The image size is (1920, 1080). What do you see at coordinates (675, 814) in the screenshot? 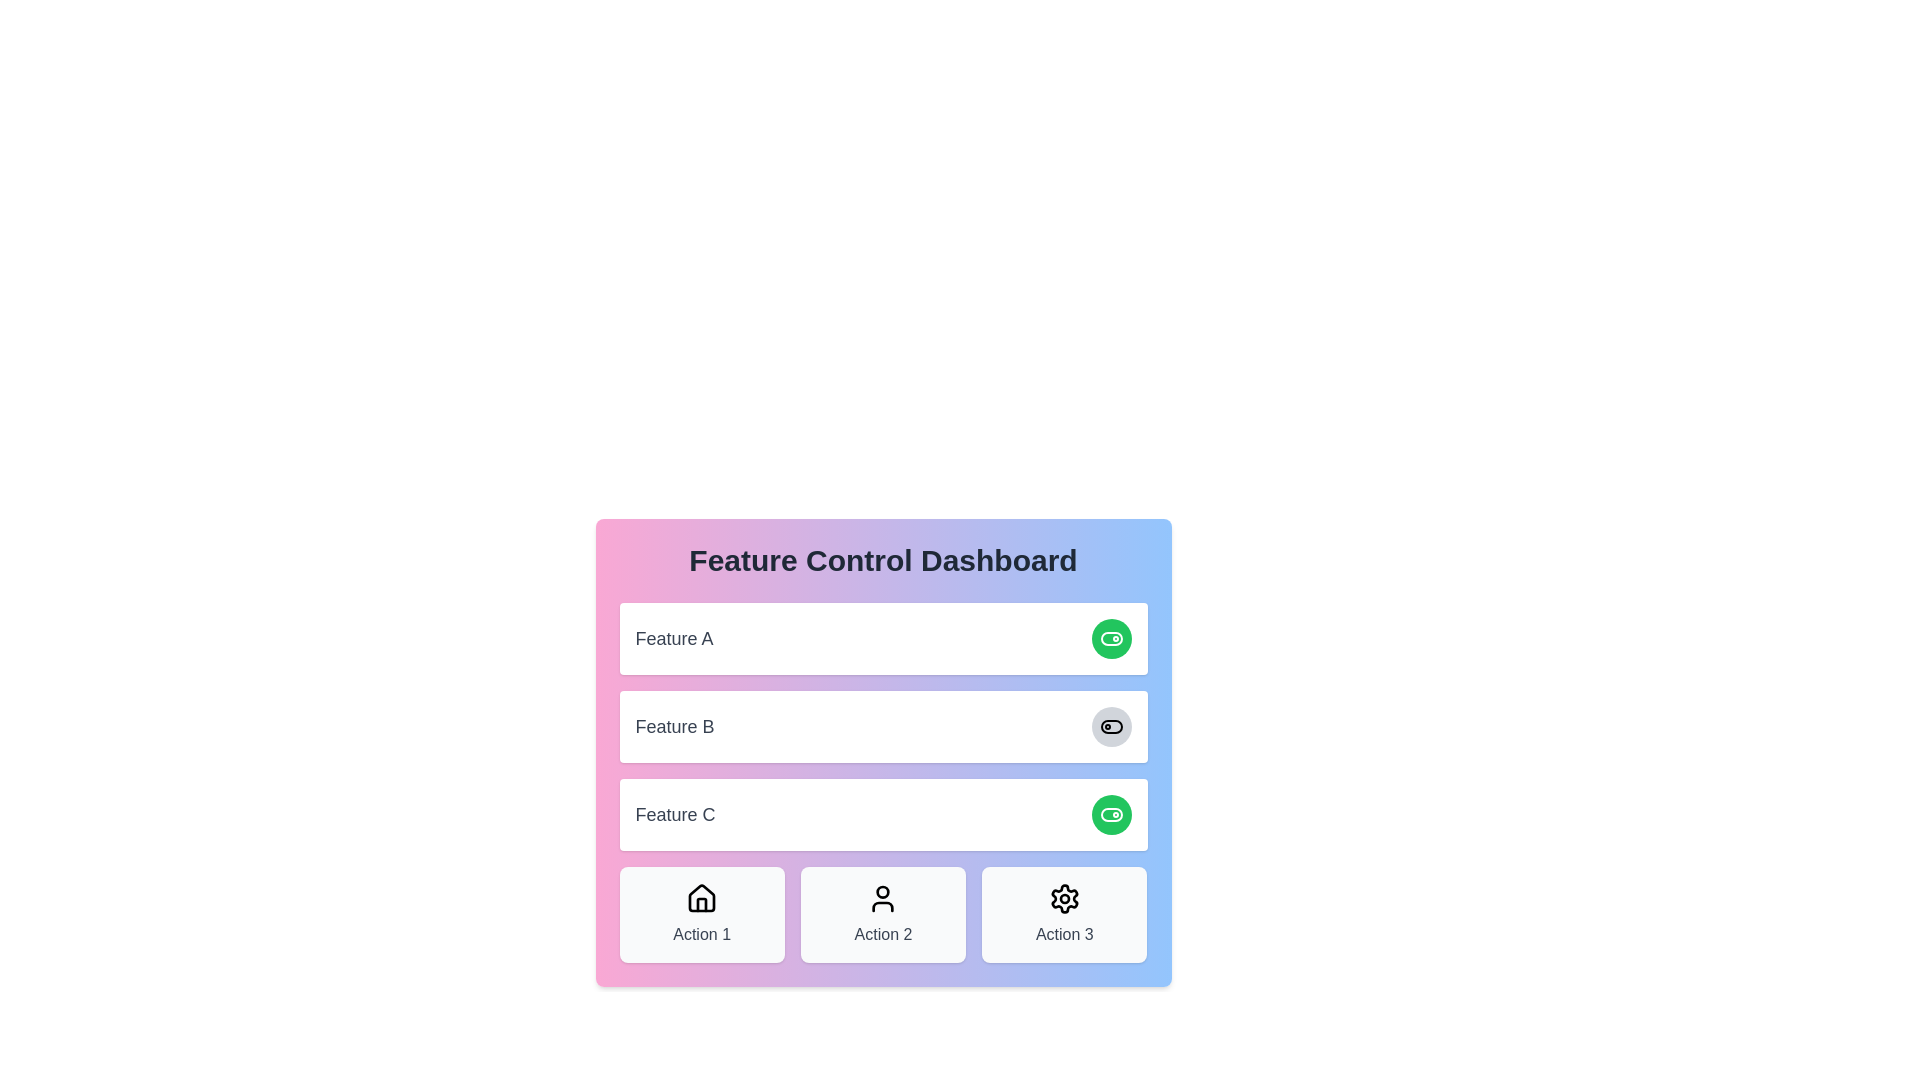
I see `the Text Label located in the third row of the central dashboard widget, which describes the associated feature and is positioned next to an interactive green circular button` at bounding box center [675, 814].